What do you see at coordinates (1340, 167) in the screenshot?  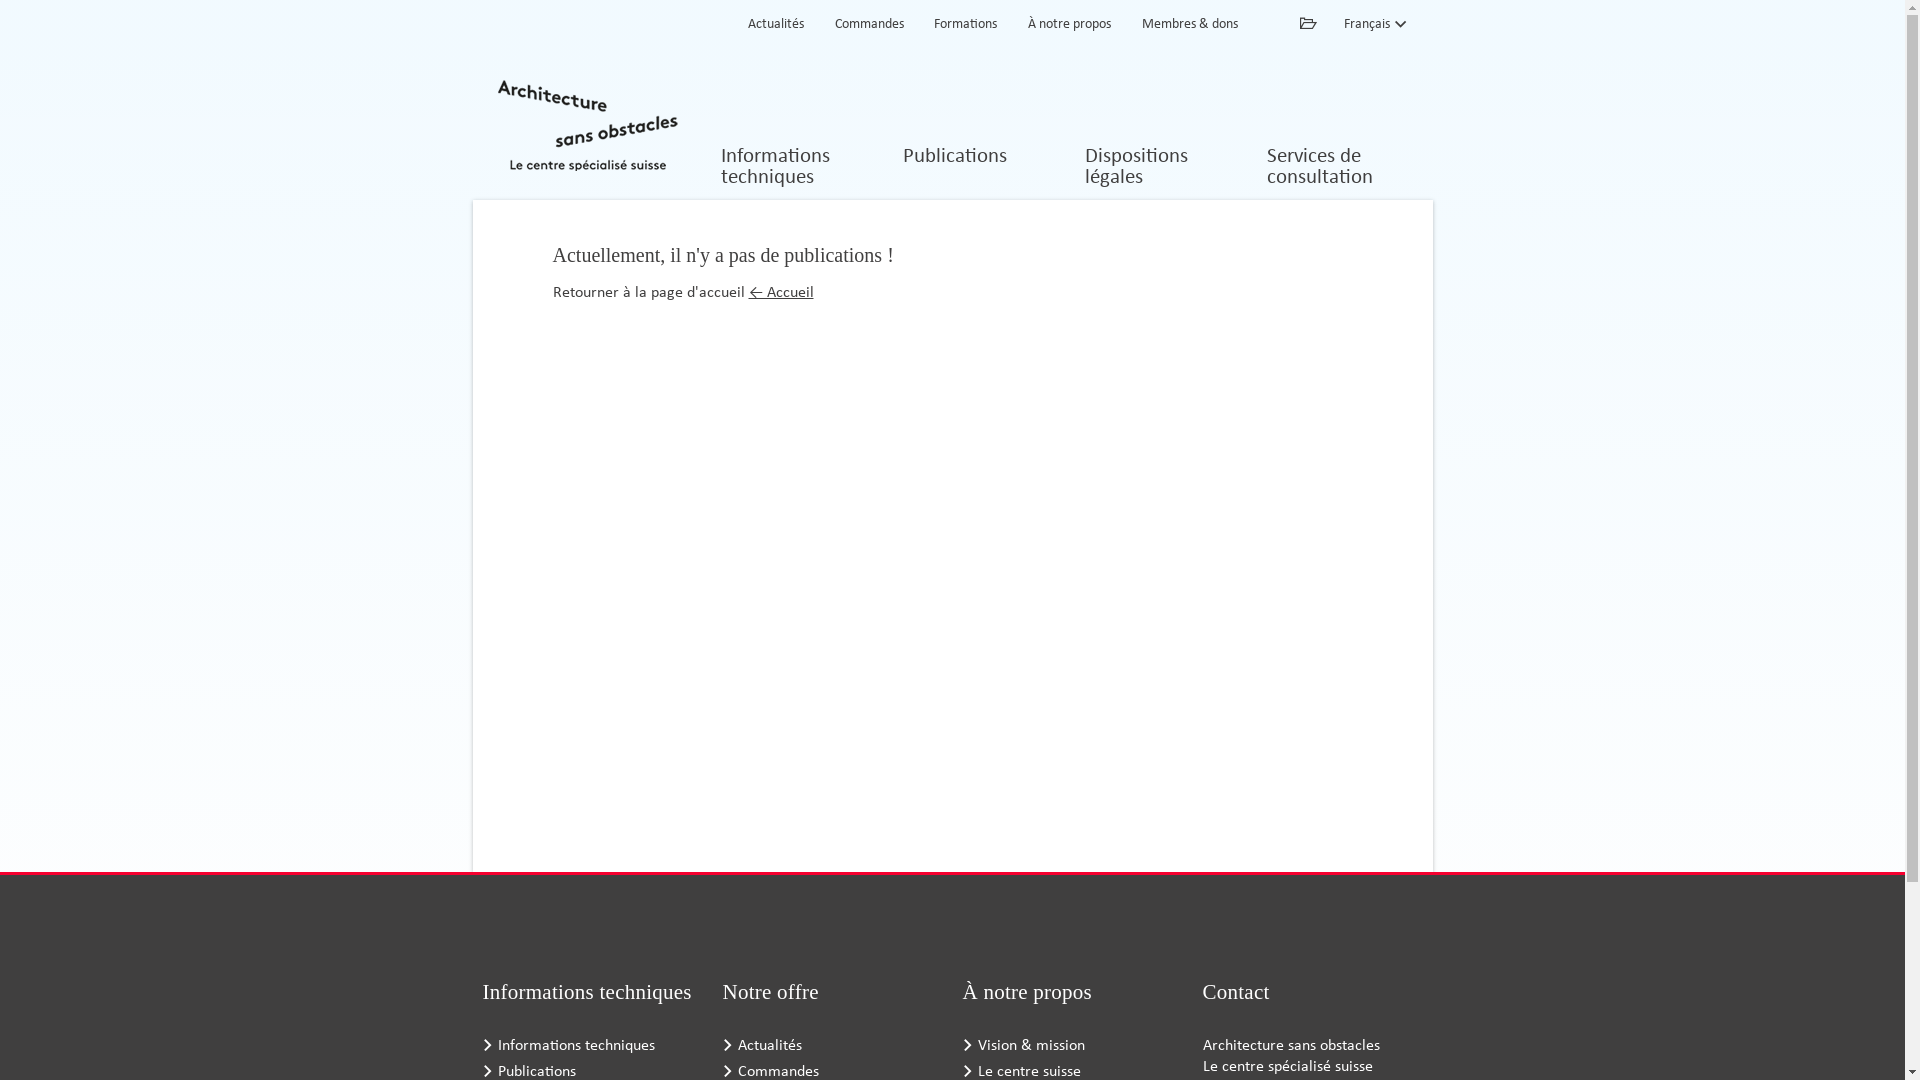 I see `'Services de consultation'` at bounding box center [1340, 167].